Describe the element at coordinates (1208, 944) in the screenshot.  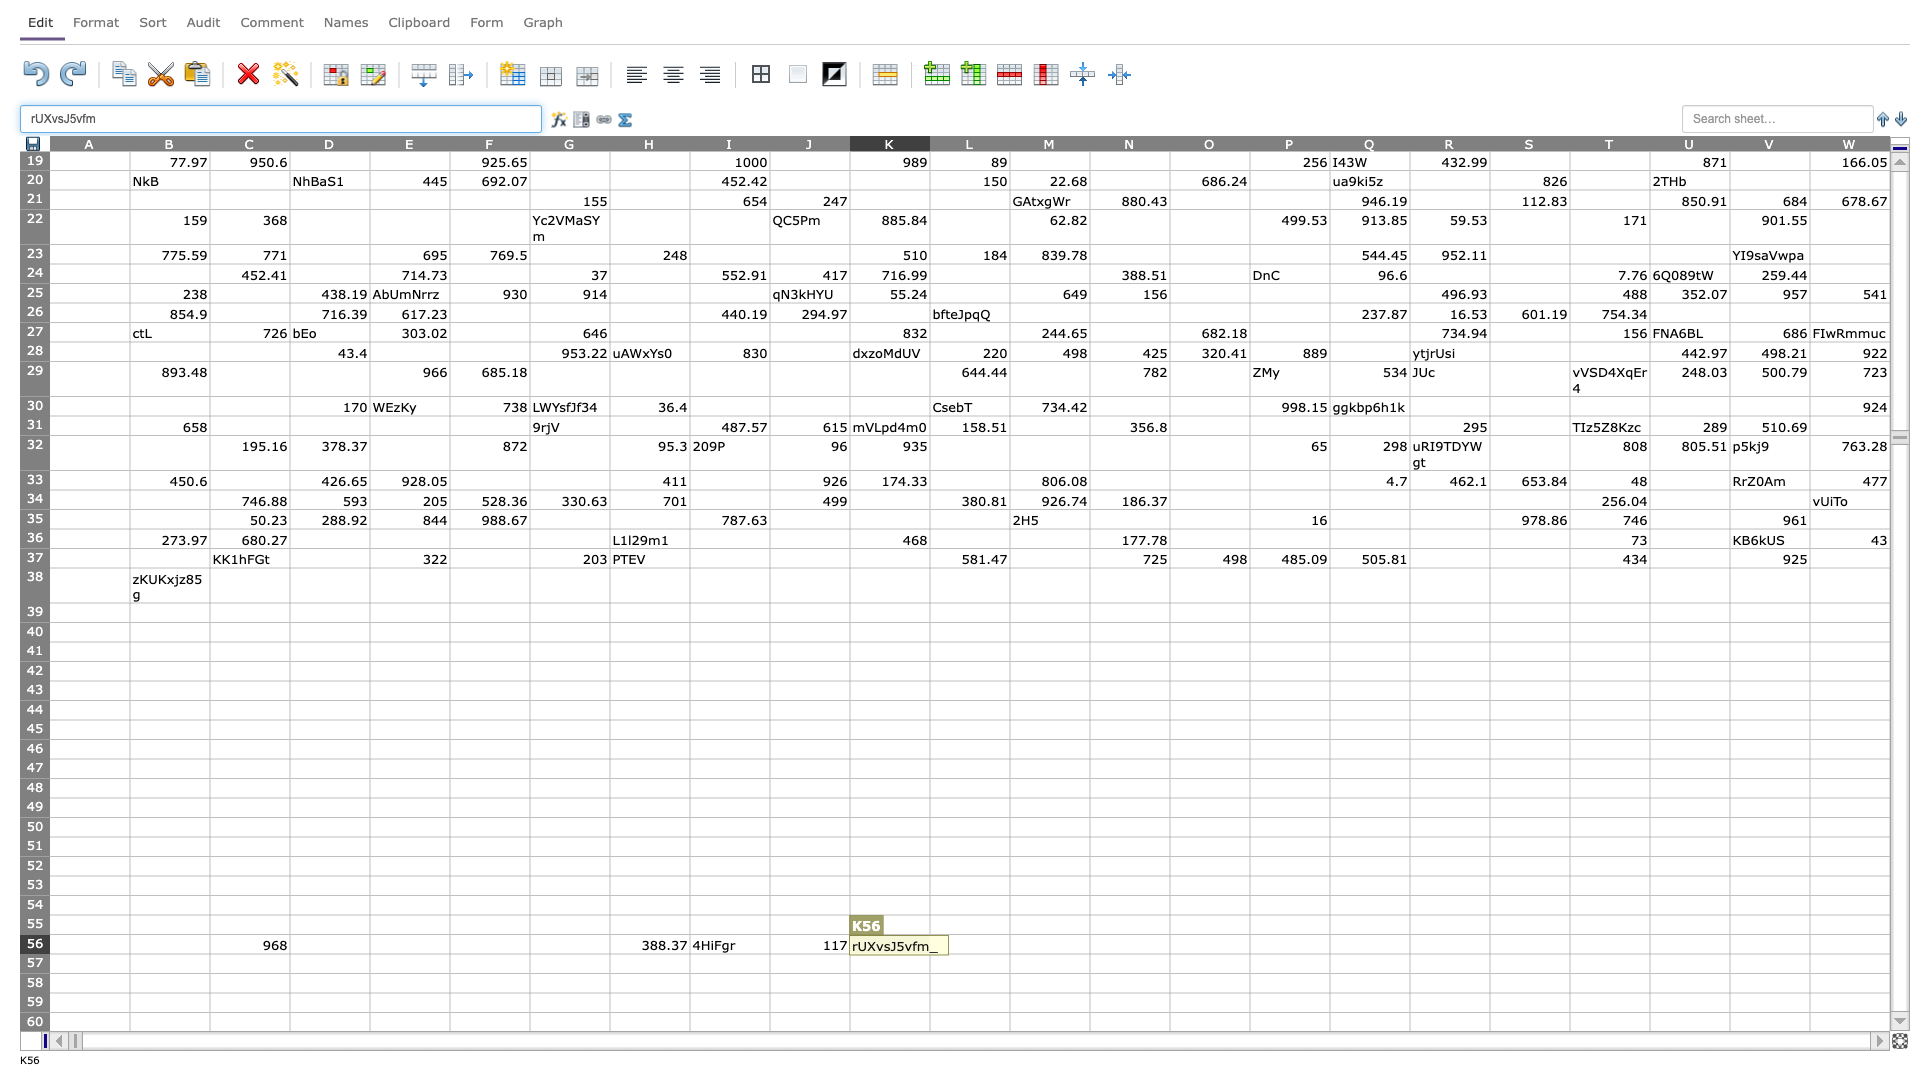
I see `O-56` at that location.